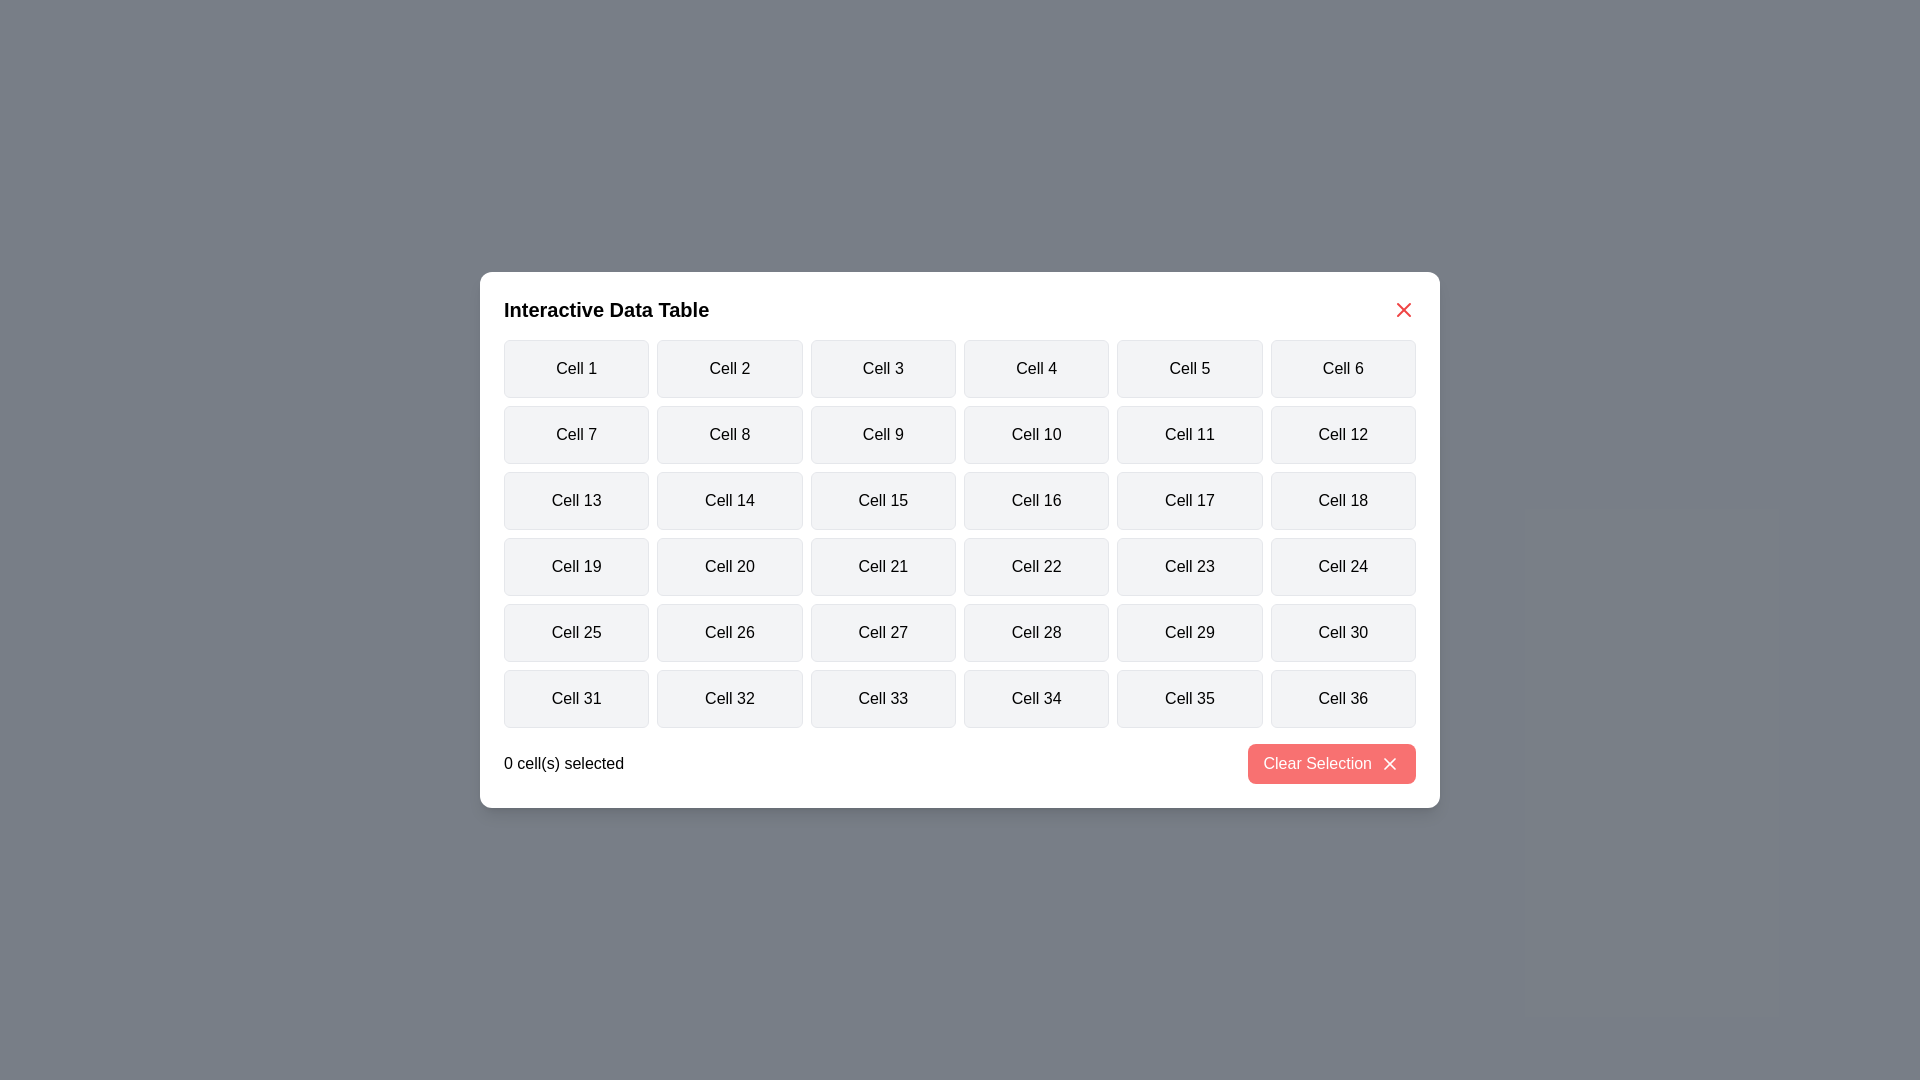 Image resolution: width=1920 pixels, height=1080 pixels. I want to click on the close button in the top-right corner of the dialog box, so click(1402, 309).